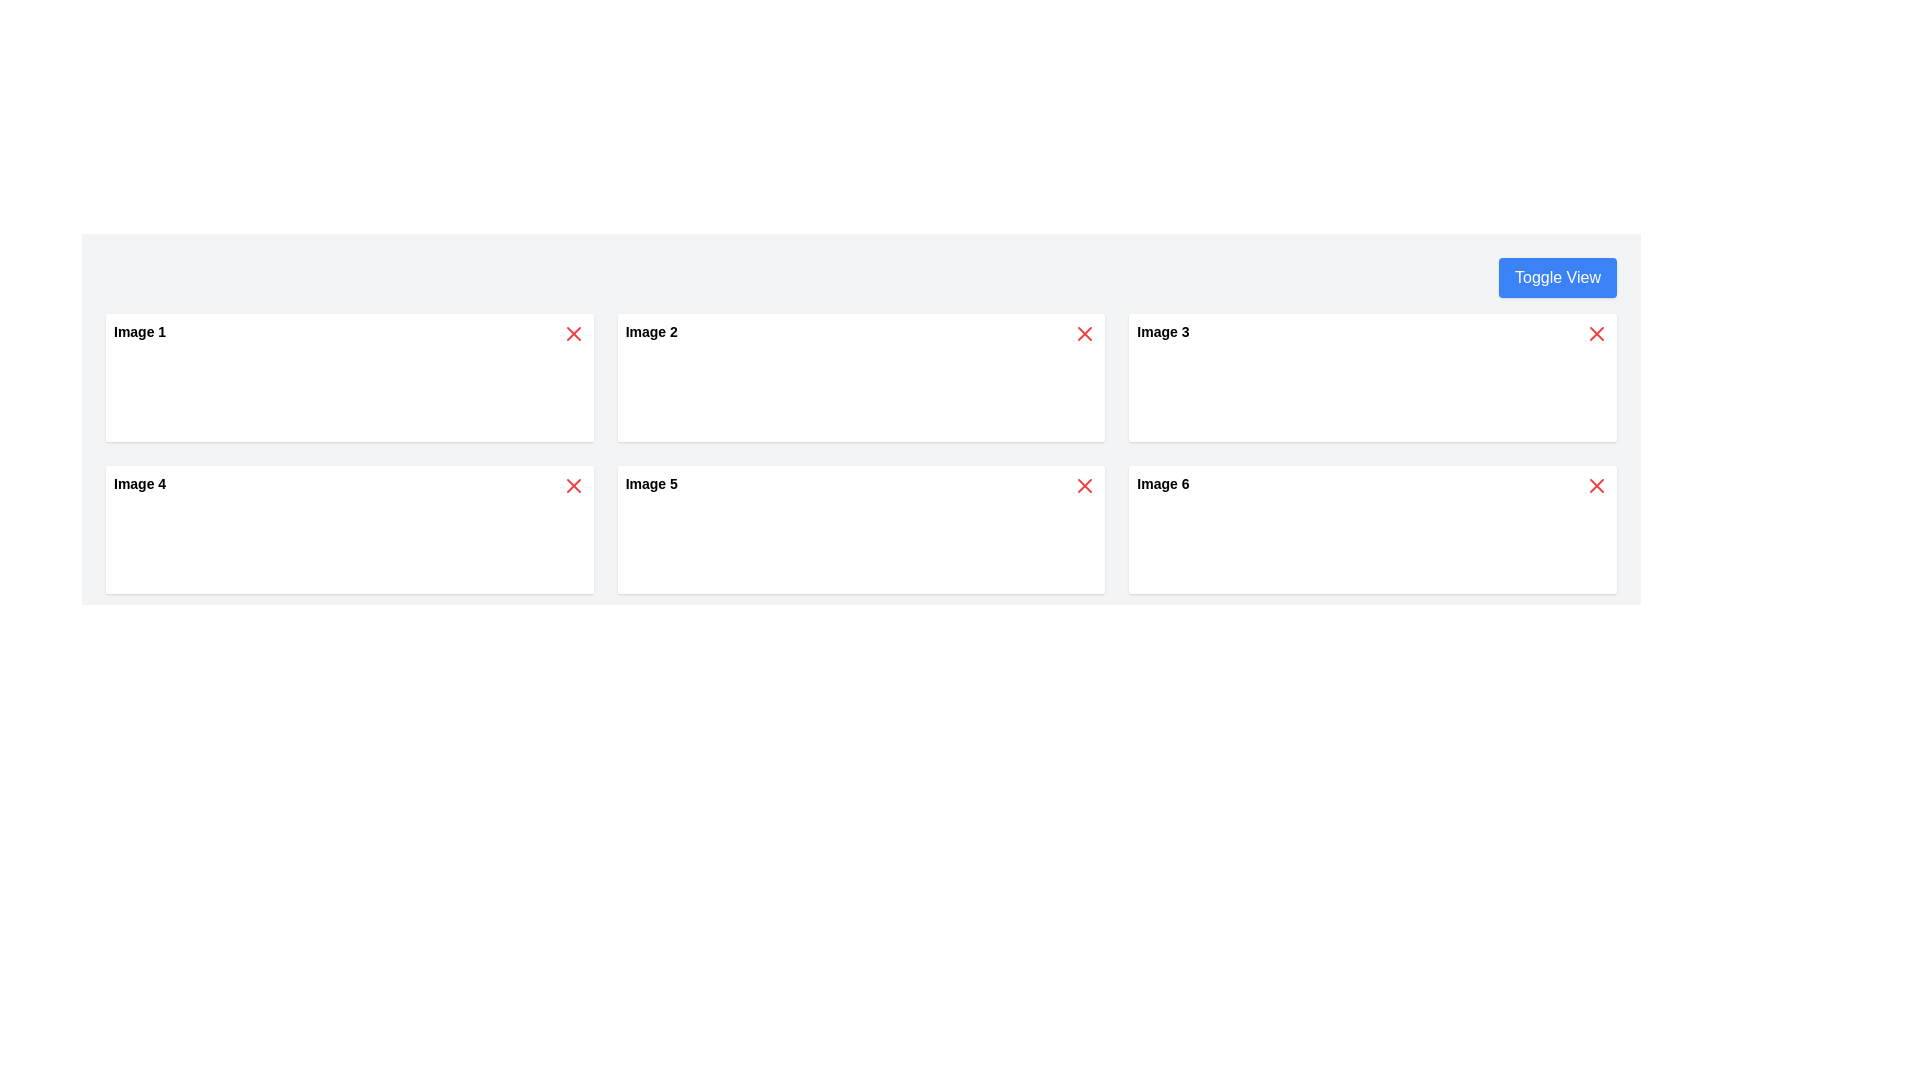  Describe the element at coordinates (1163, 483) in the screenshot. I see `the static text label located in the top-left corner of the sixth box in the grid layout, which is positioned in the second row and third column` at that location.